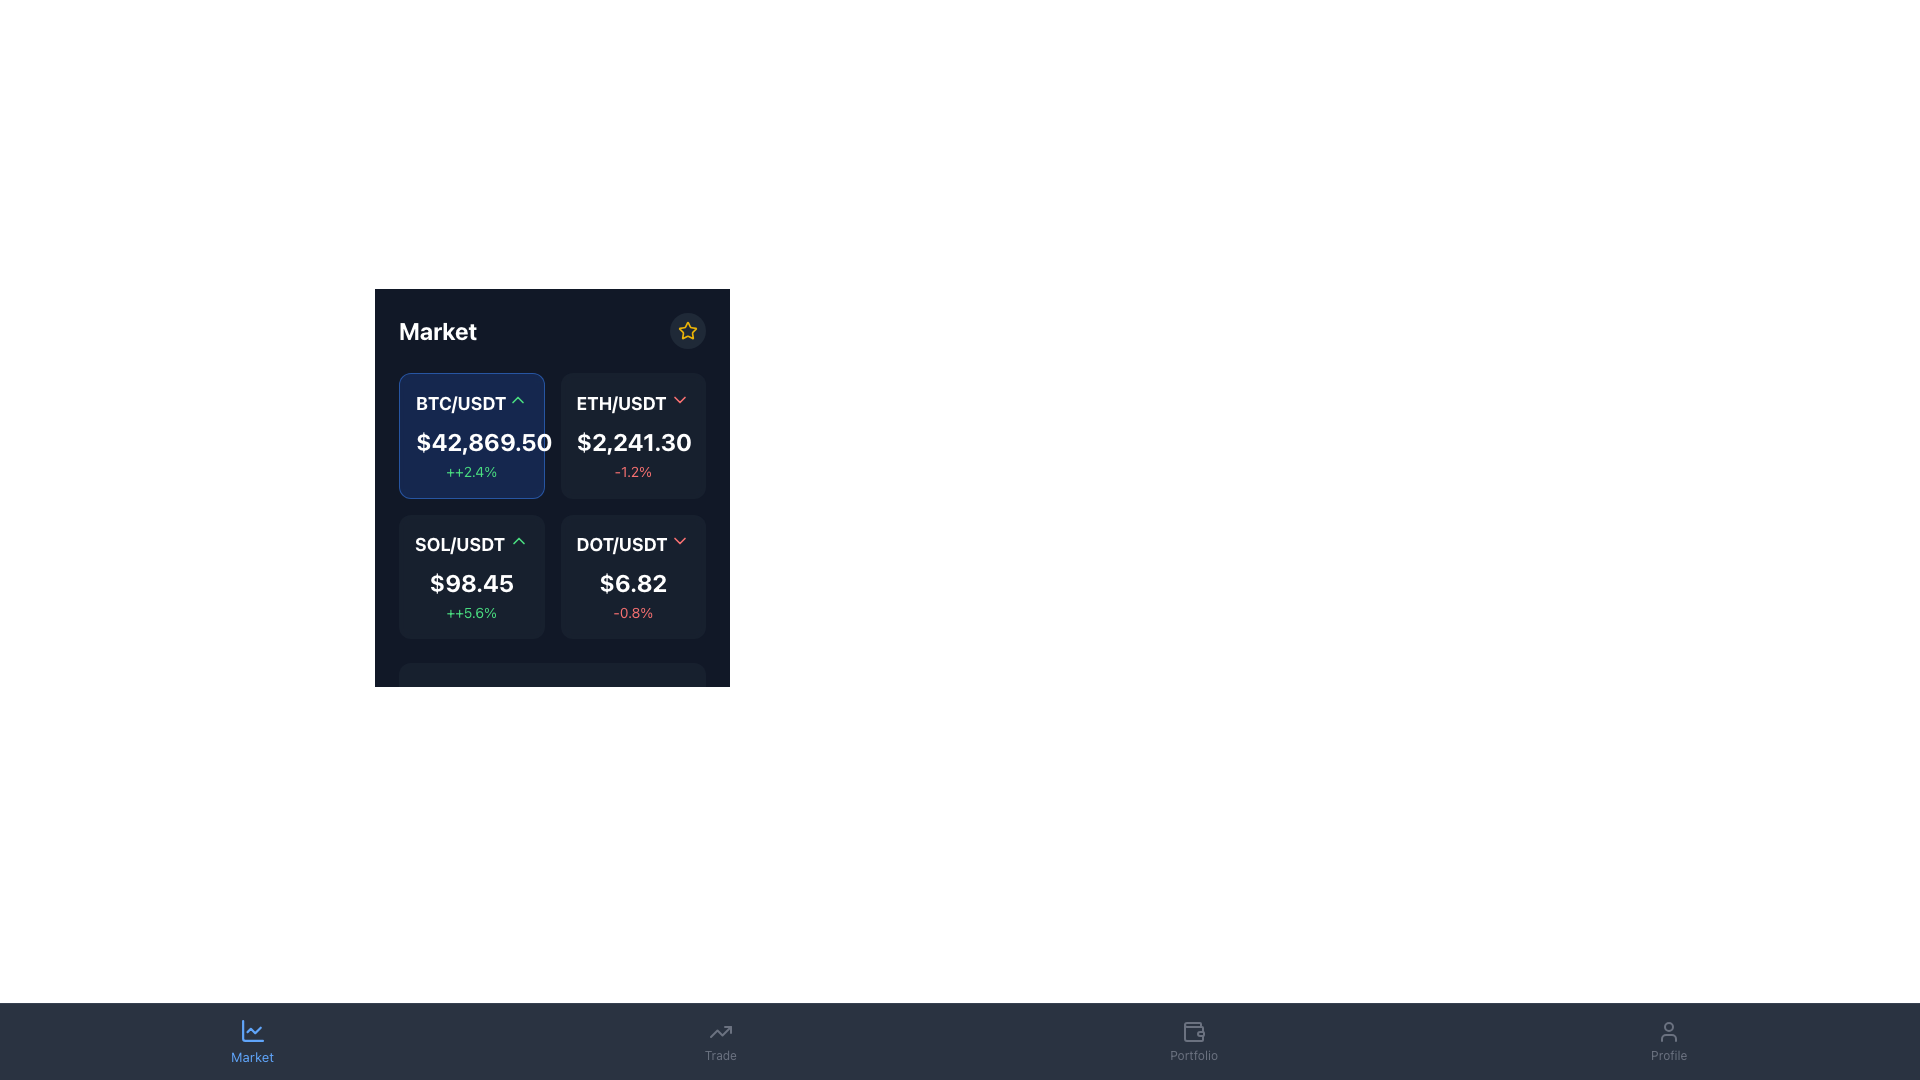 This screenshot has height=1080, width=1920. I want to click on the chevron icon located in the 'ETH/USDT' section at the top-right corner of the card, which indicates additional details or options, so click(680, 400).